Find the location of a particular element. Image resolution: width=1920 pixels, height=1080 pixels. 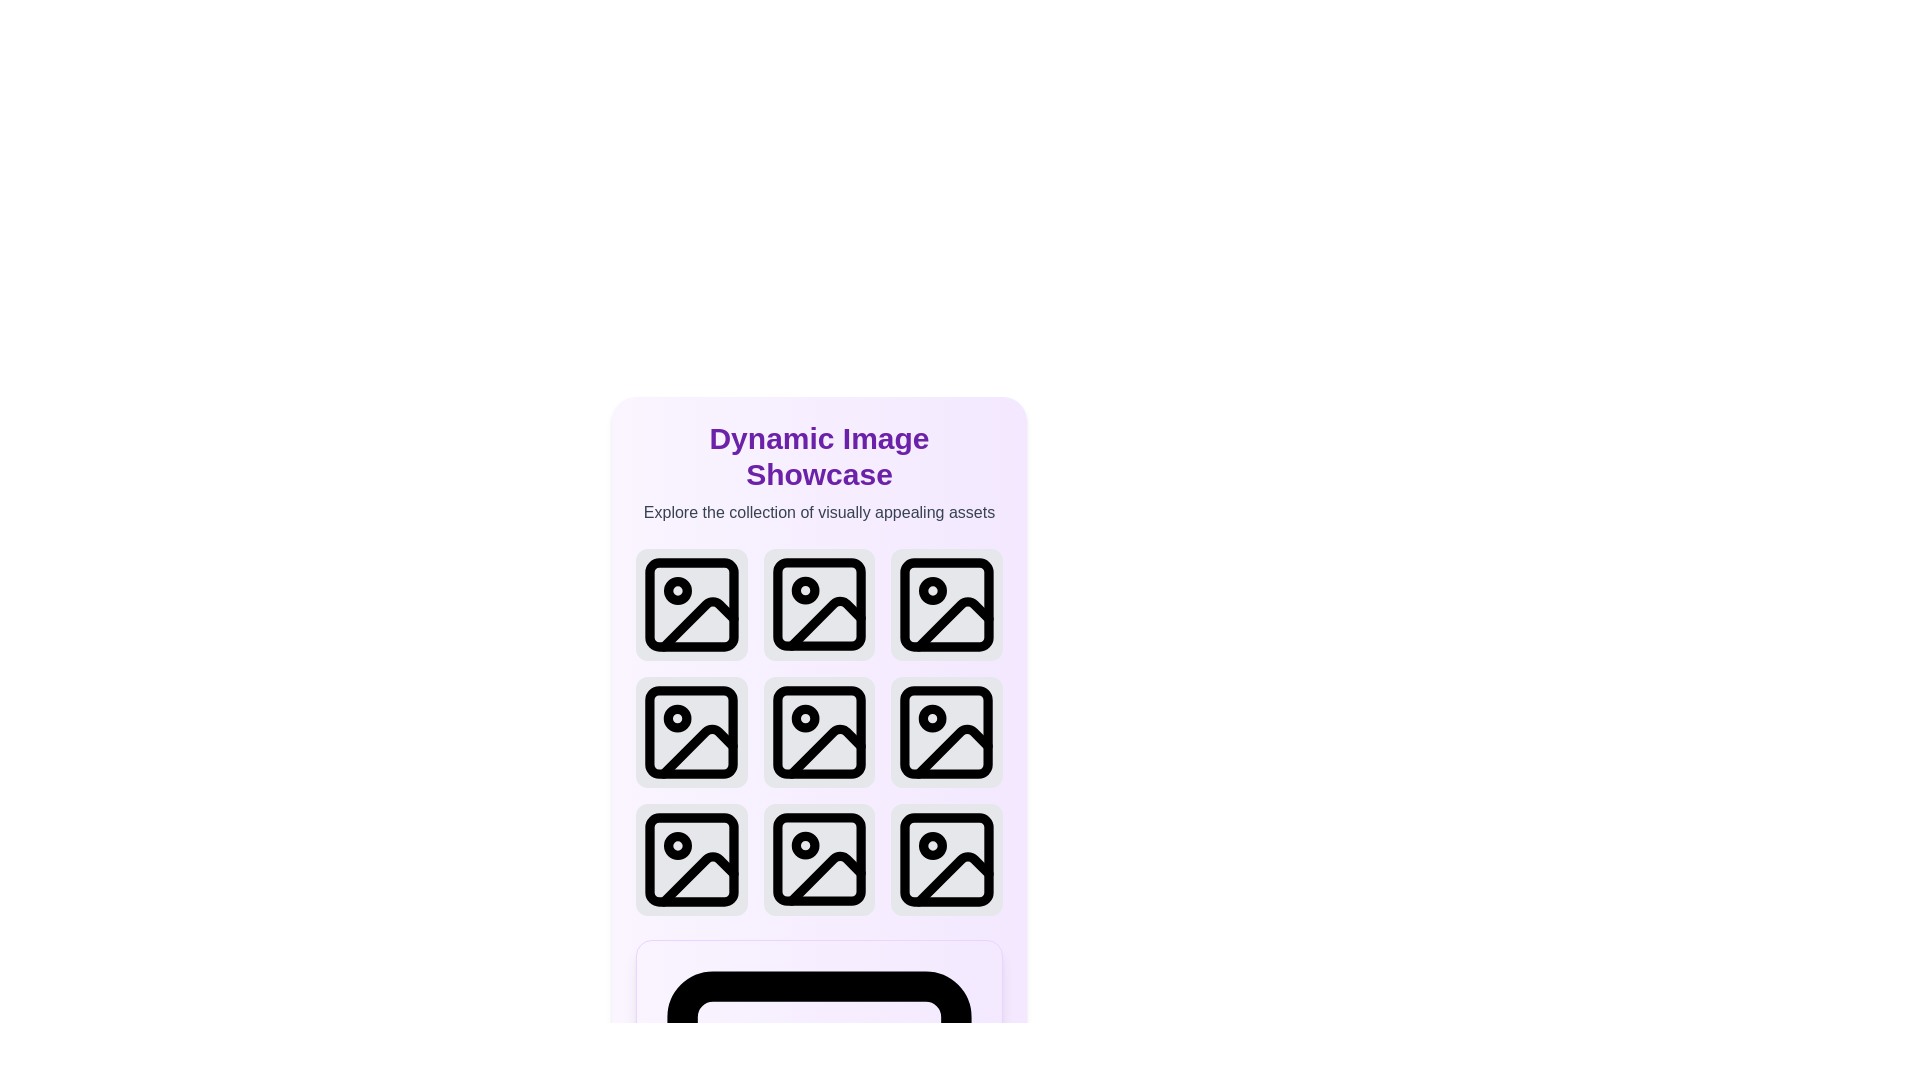

the small rectangle with slightly rounded corners located in the top-left corner of the image icon is located at coordinates (691, 603).